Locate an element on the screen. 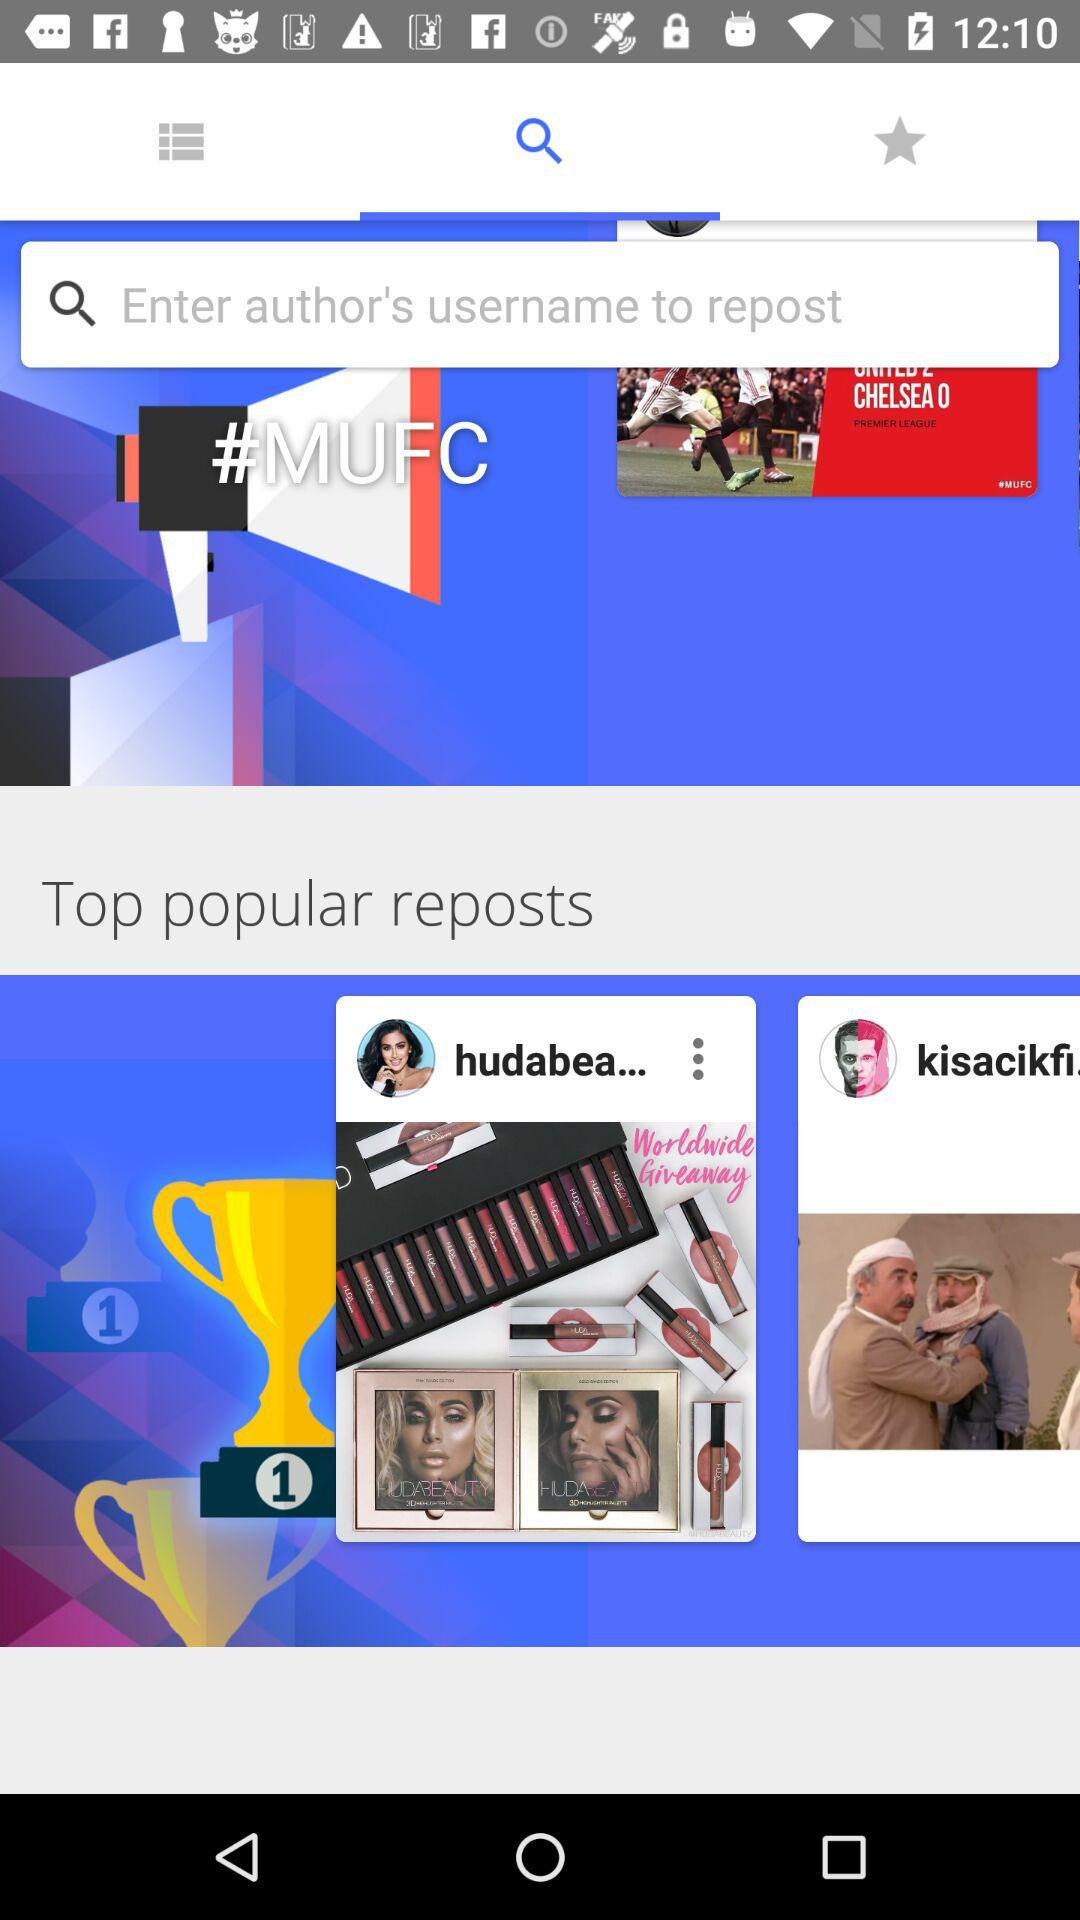 The width and height of the screenshot is (1080, 1920). got to the post page is located at coordinates (546, 1331).